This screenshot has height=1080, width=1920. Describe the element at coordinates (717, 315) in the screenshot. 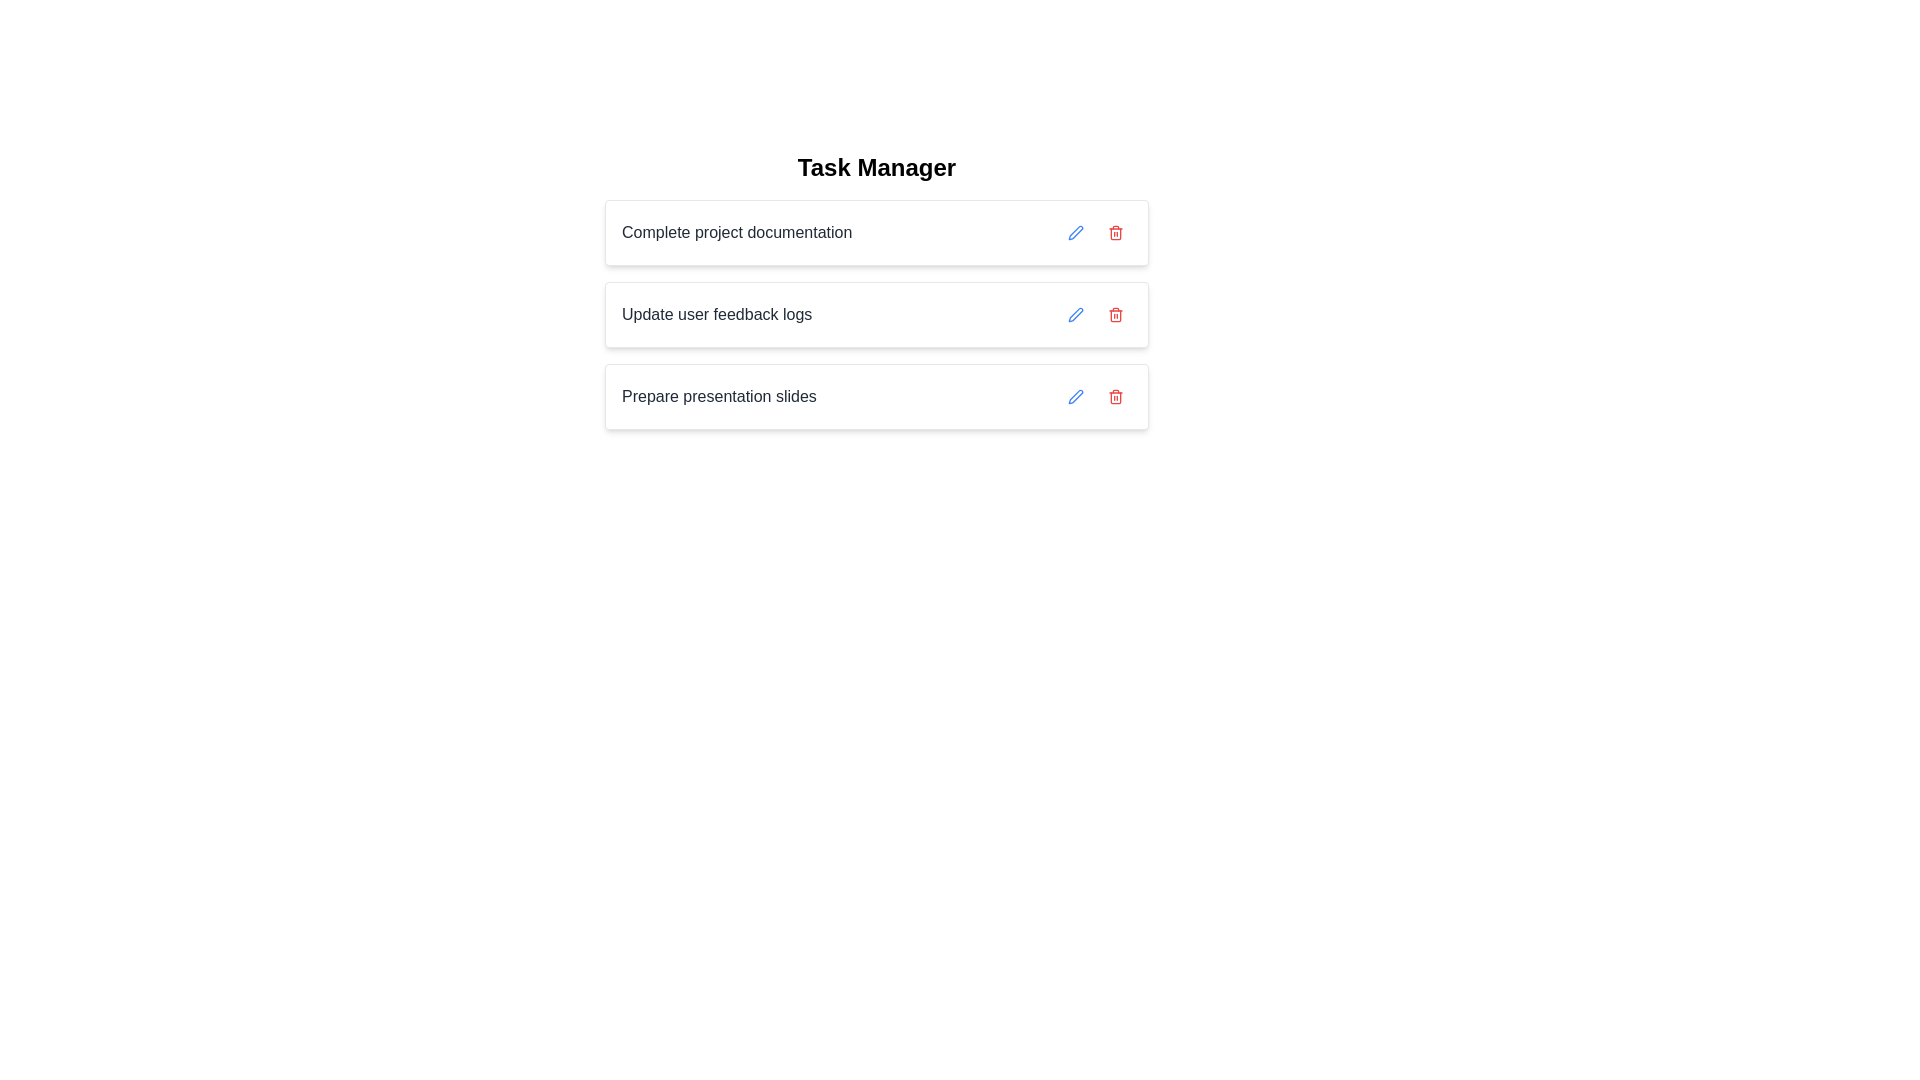

I see `the text label displaying 'Update user feedback logs', which is located in the middle section of a task list and styled within a card interface` at that location.